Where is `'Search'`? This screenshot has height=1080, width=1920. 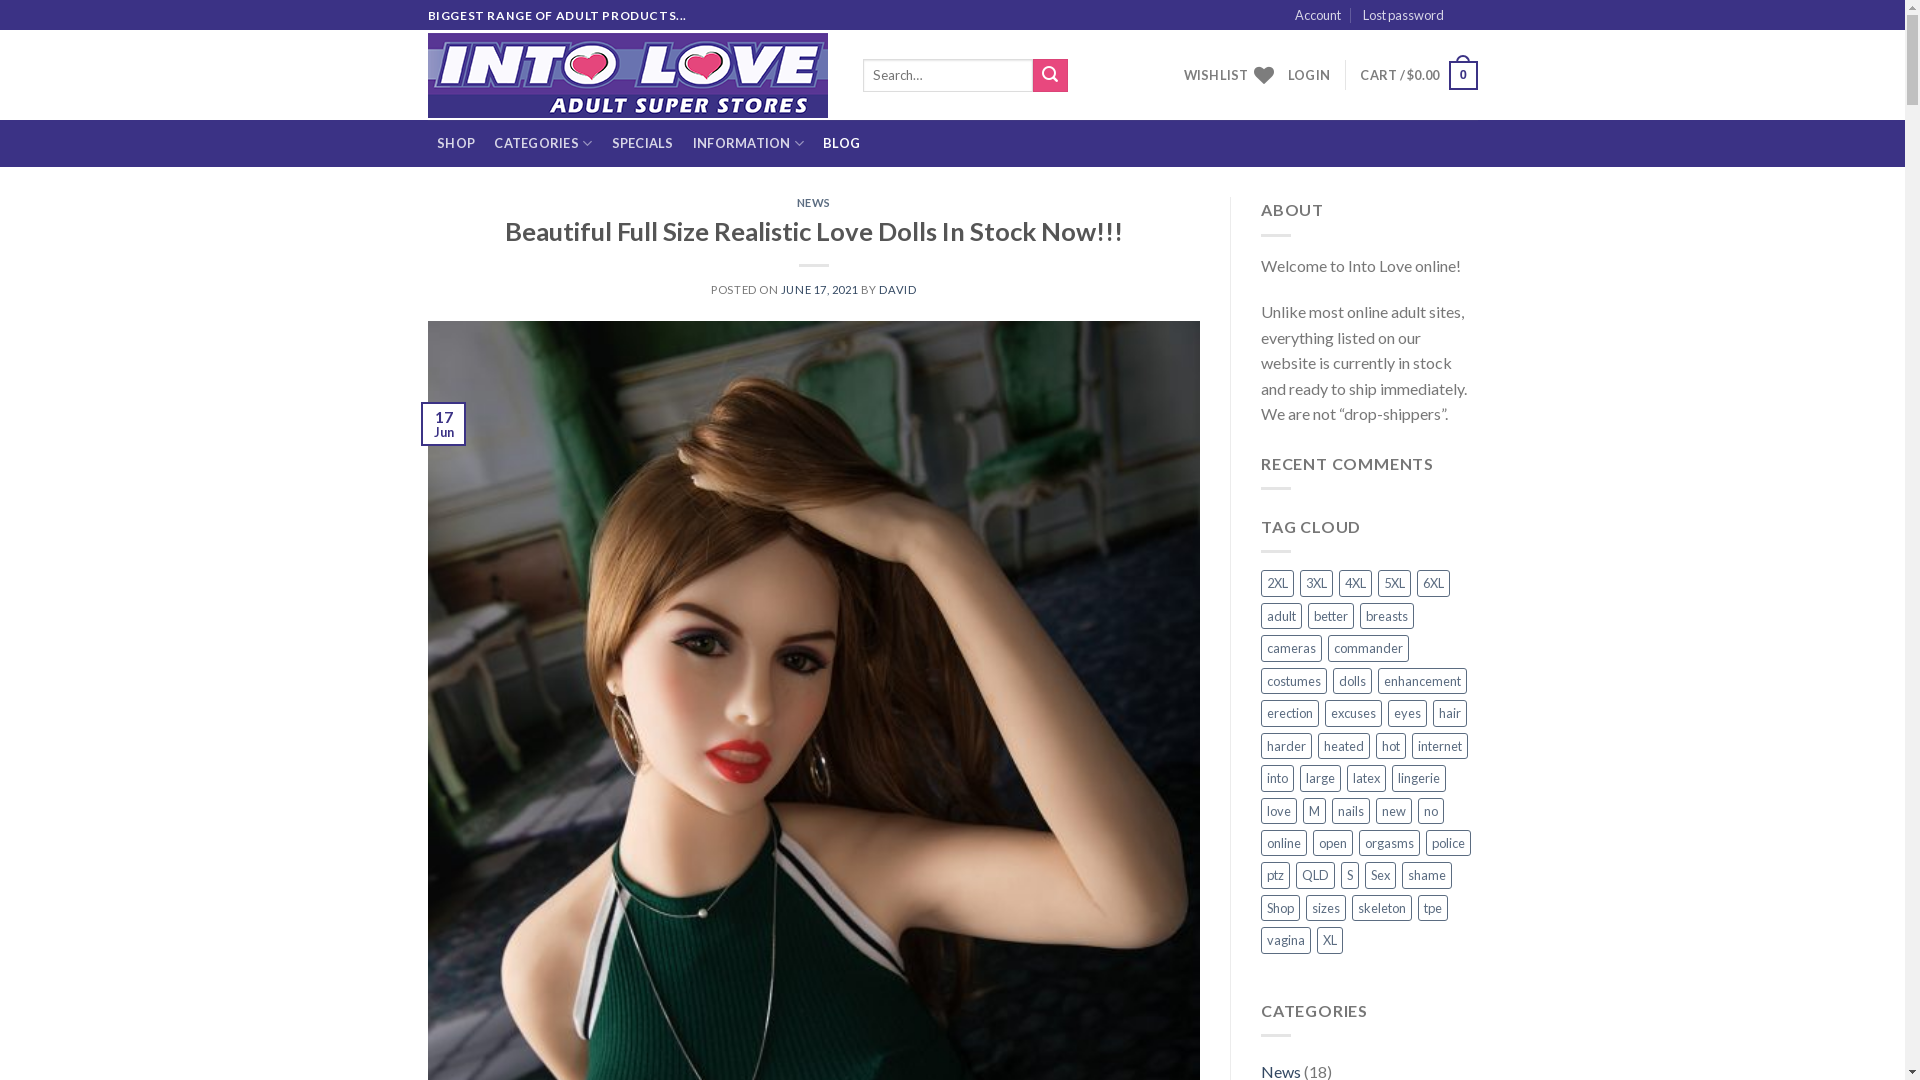
'Search' is located at coordinates (1049, 75).